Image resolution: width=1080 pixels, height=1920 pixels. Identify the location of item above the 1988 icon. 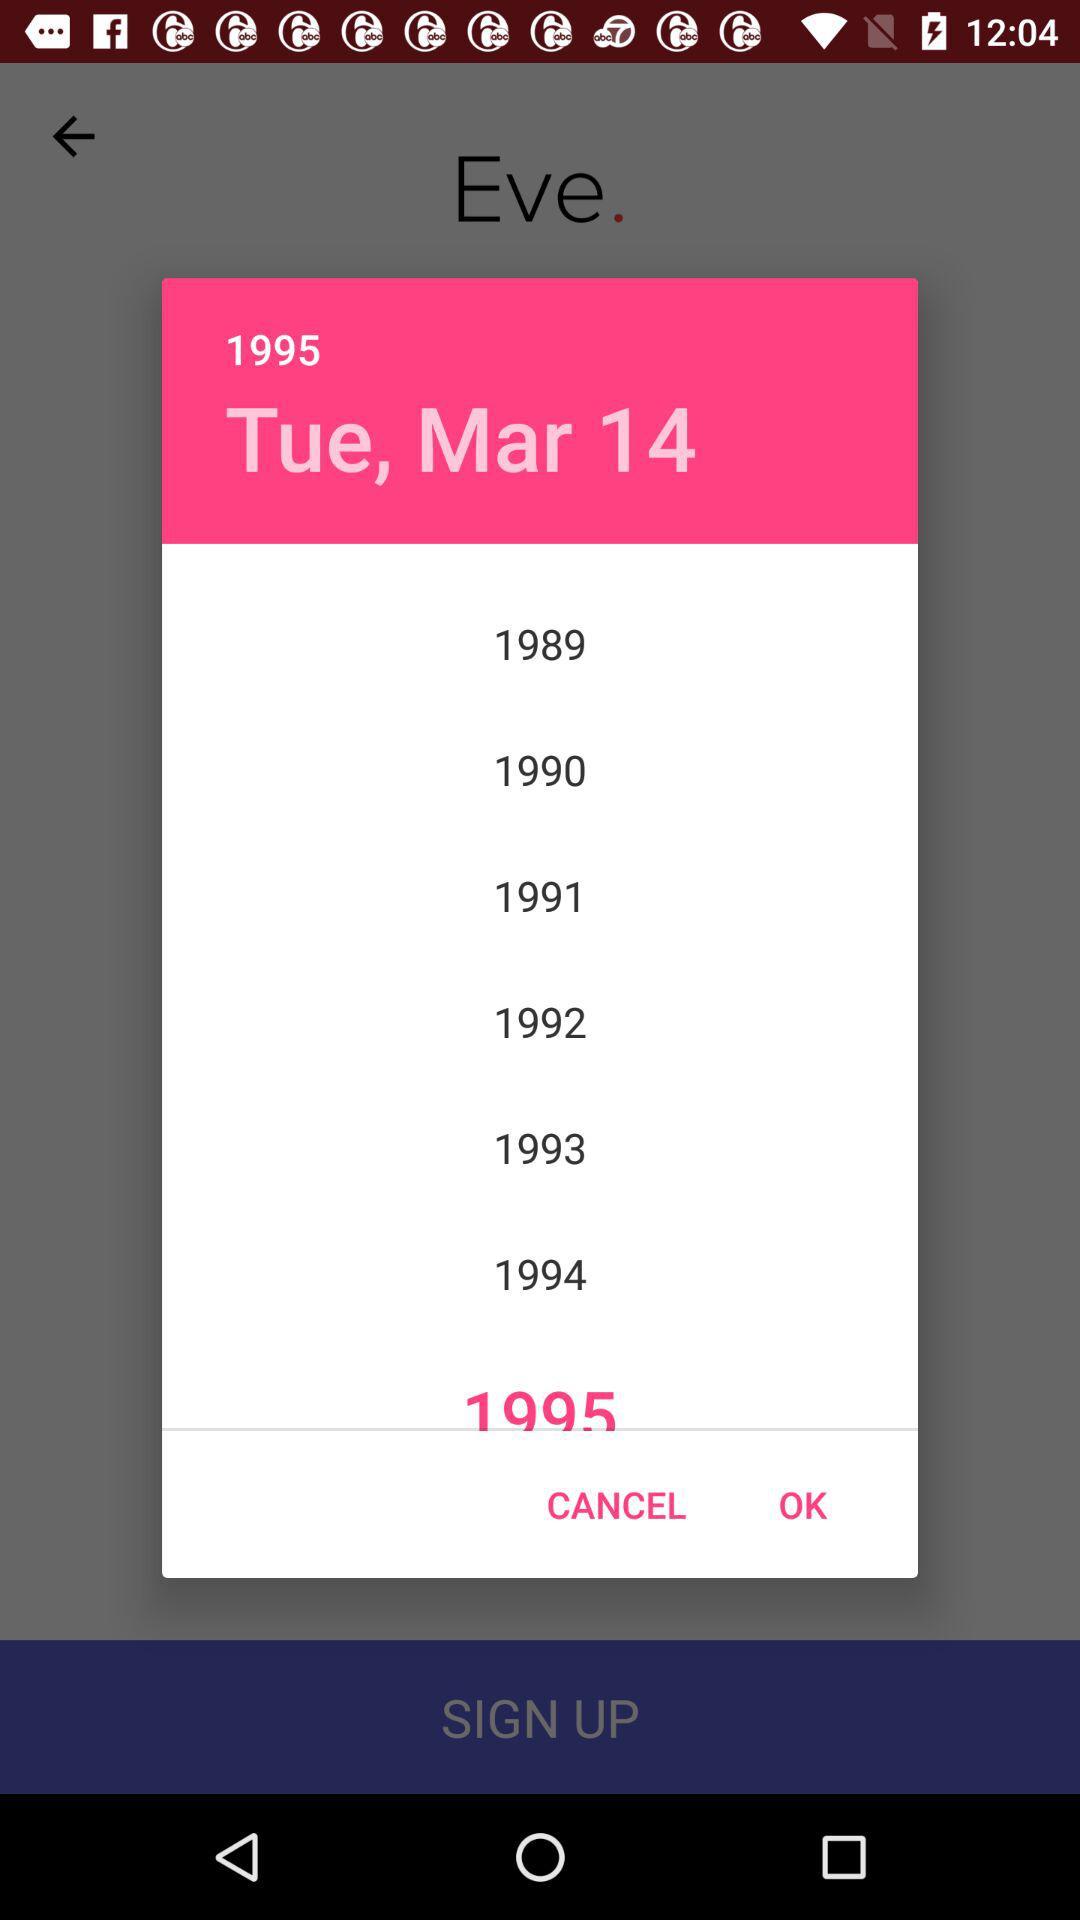
(461, 435).